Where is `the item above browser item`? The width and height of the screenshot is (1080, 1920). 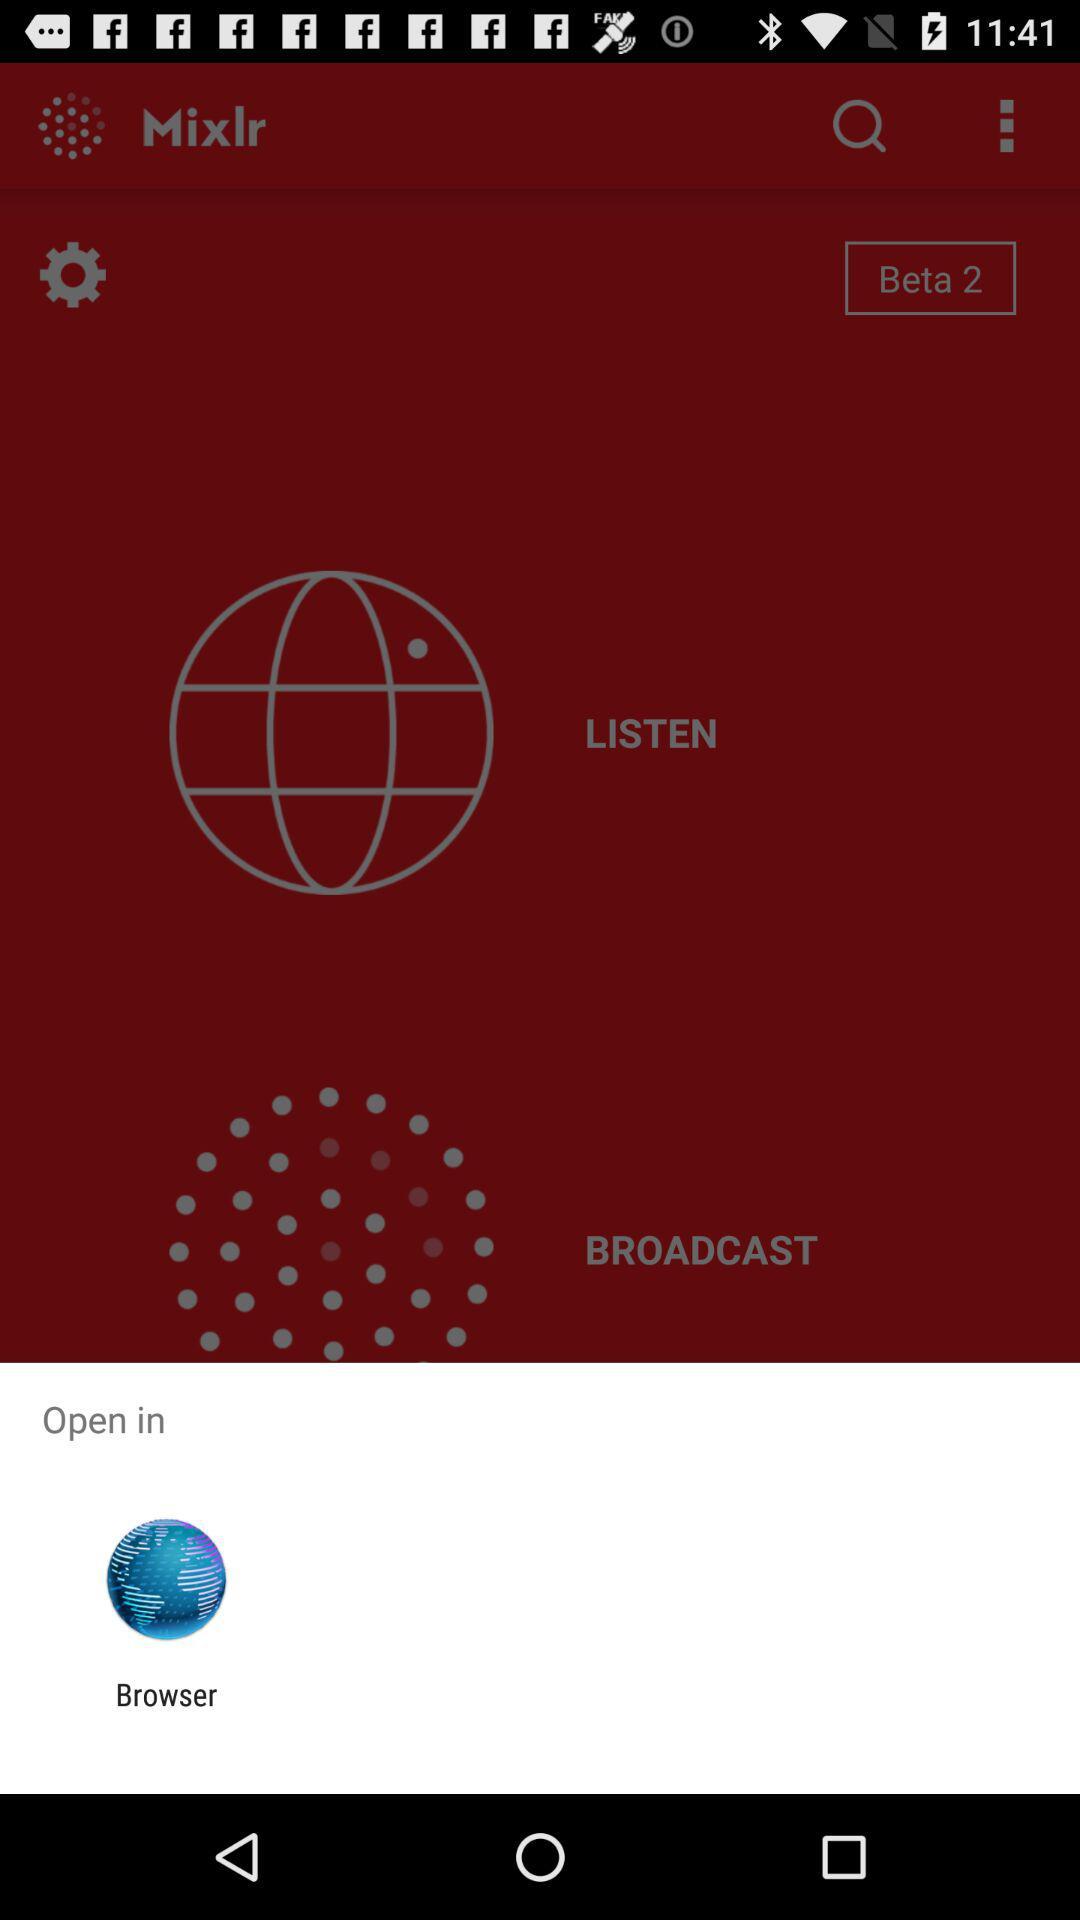 the item above browser item is located at coordinates (165, 1579).